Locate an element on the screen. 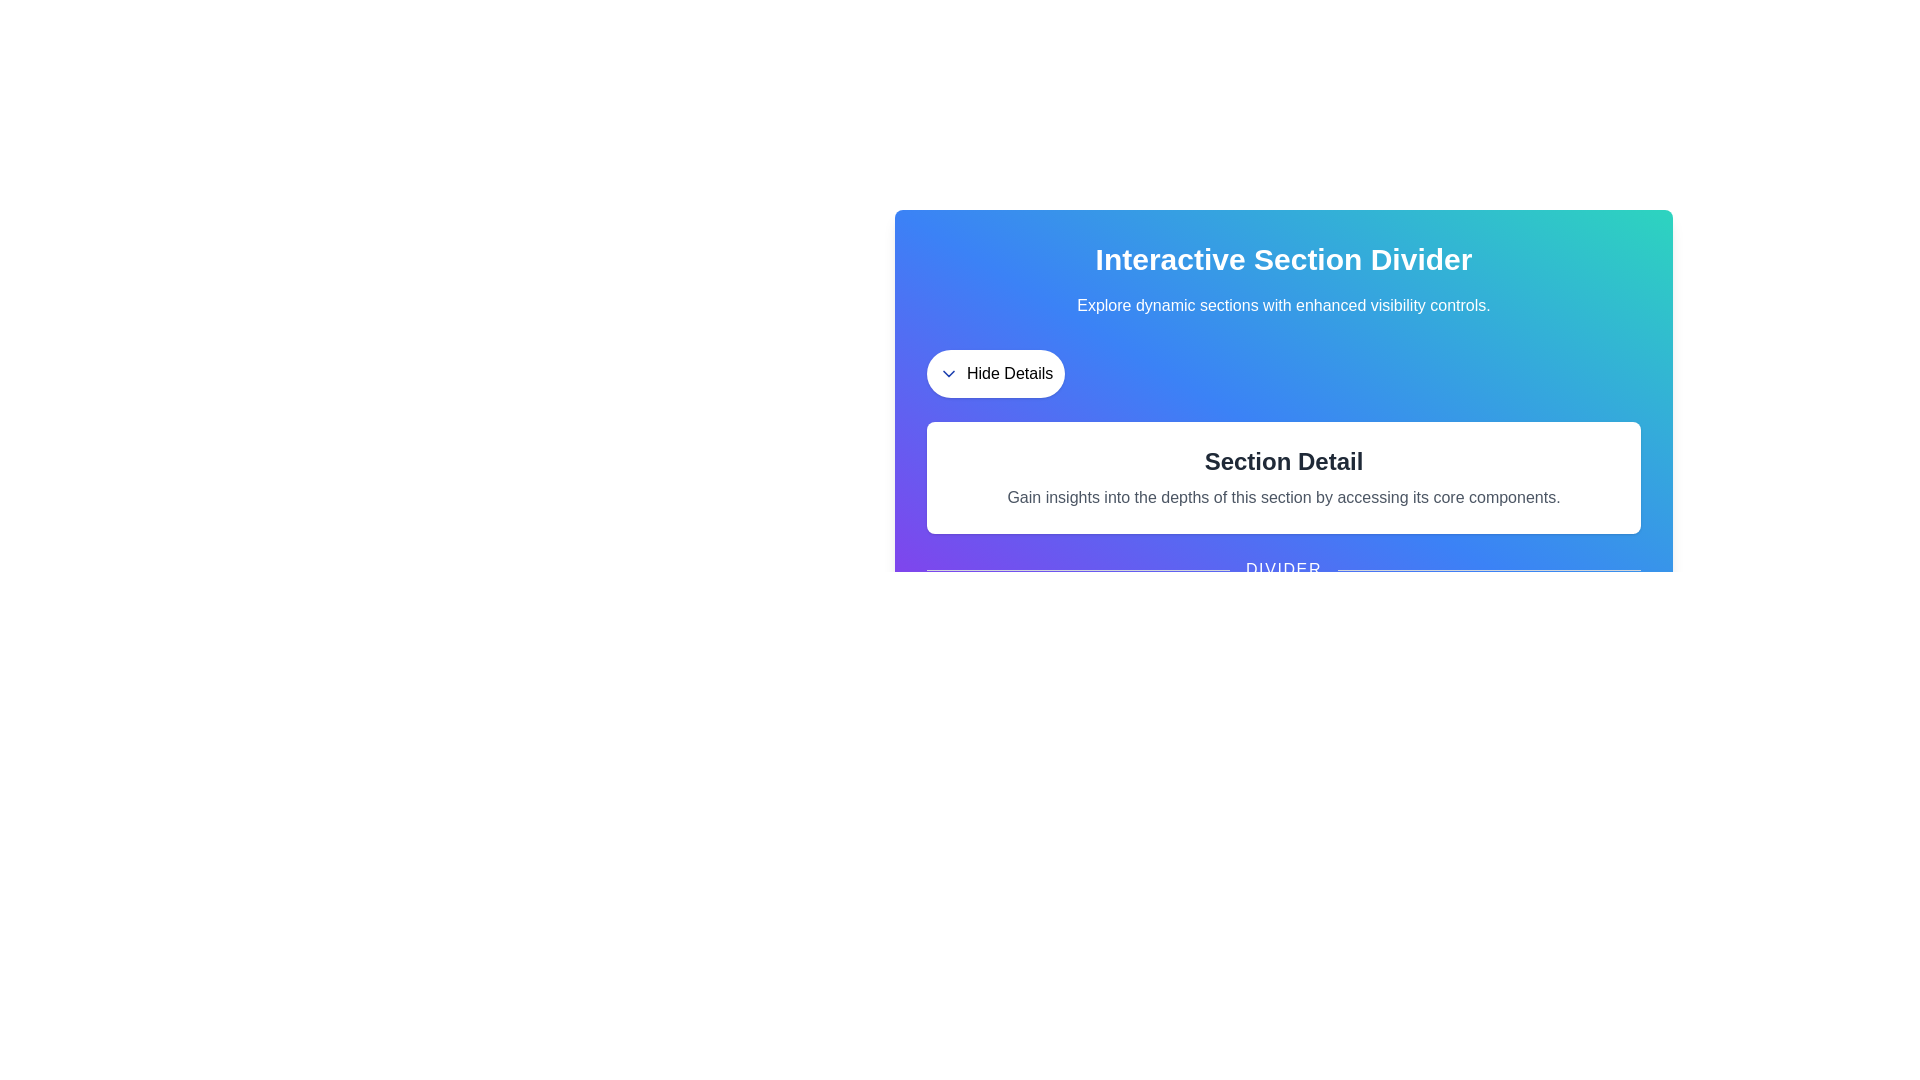 The width and height of the screenshot is (1920, 1080). the horizontal divider labeled 'DIVIDER' with a gradient background, located below the 'Section Detail' title and above the buttons 'Hide Section' and 'Expand Features' is located at coordinates (1283, 570).